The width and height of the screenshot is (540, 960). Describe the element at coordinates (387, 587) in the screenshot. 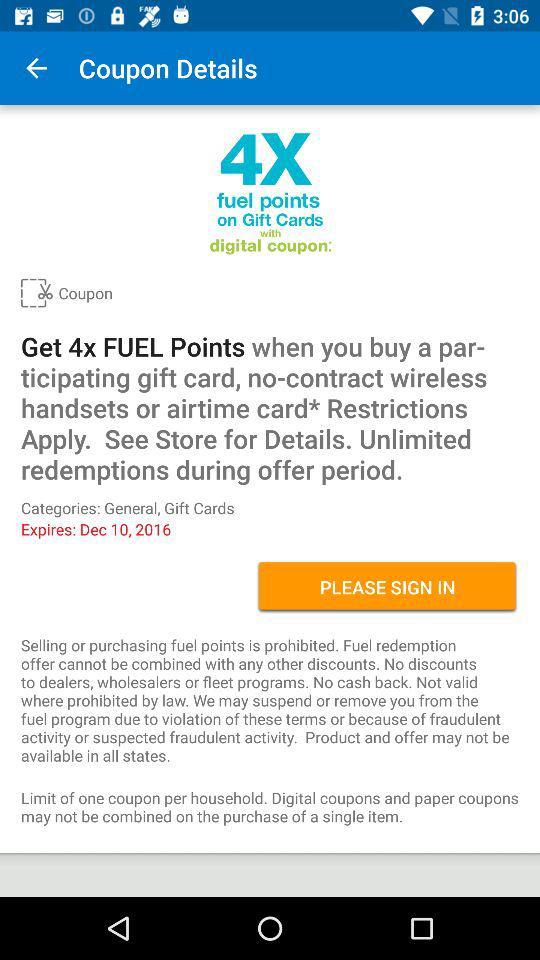

I see `the icon on the right` at that location.